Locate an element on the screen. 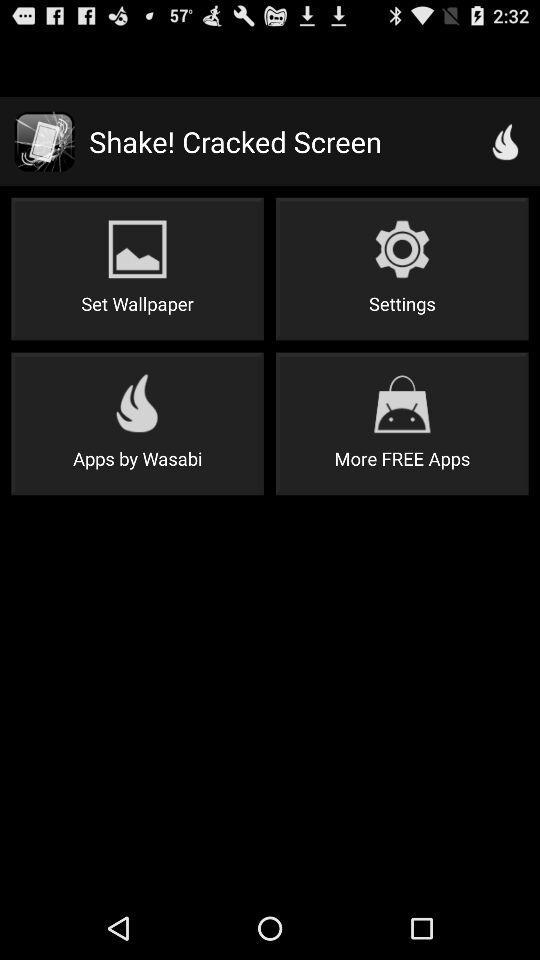 This screenshot has height=960, width=540. button at the top left corner is located at coordinates (136, 268).